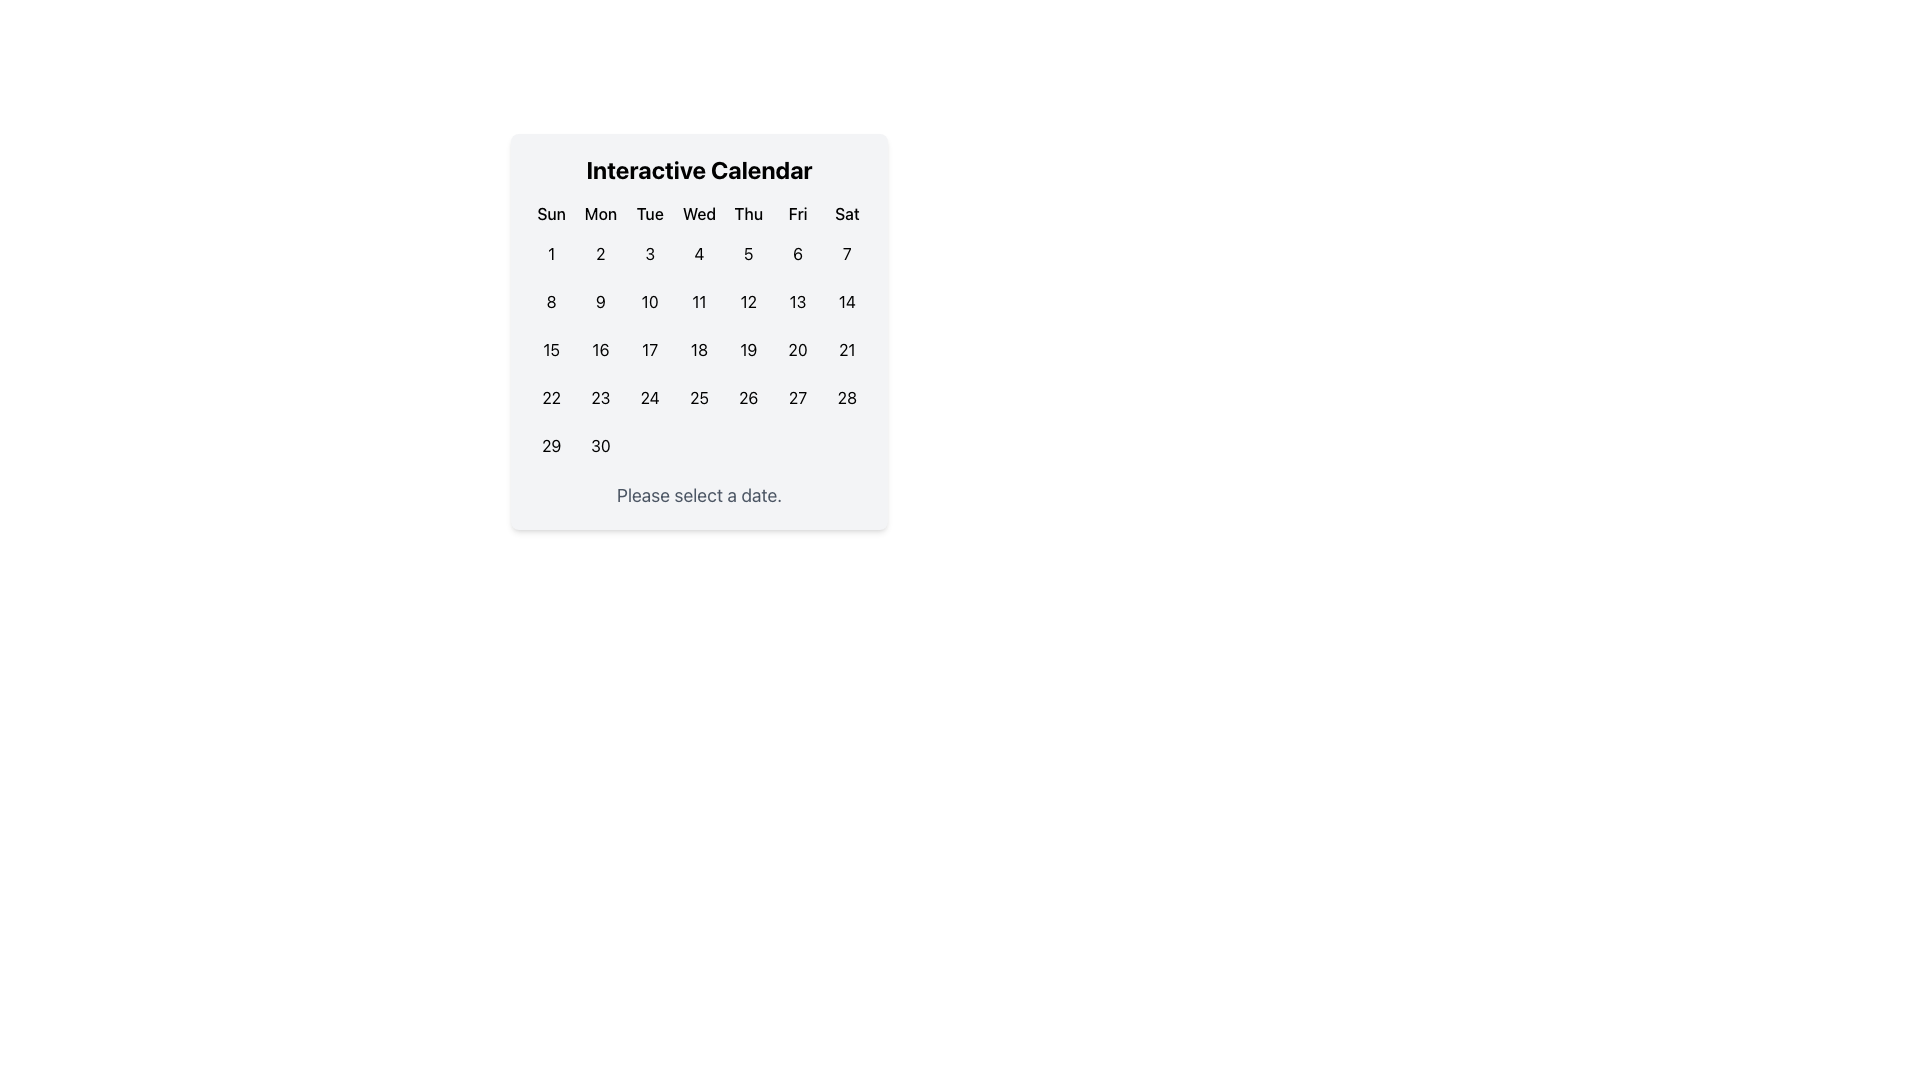 This screenshot has height=1080, width=1920. I want to click on the interactive button displaying the number '3' in the calendar grid, so click(650, 253).